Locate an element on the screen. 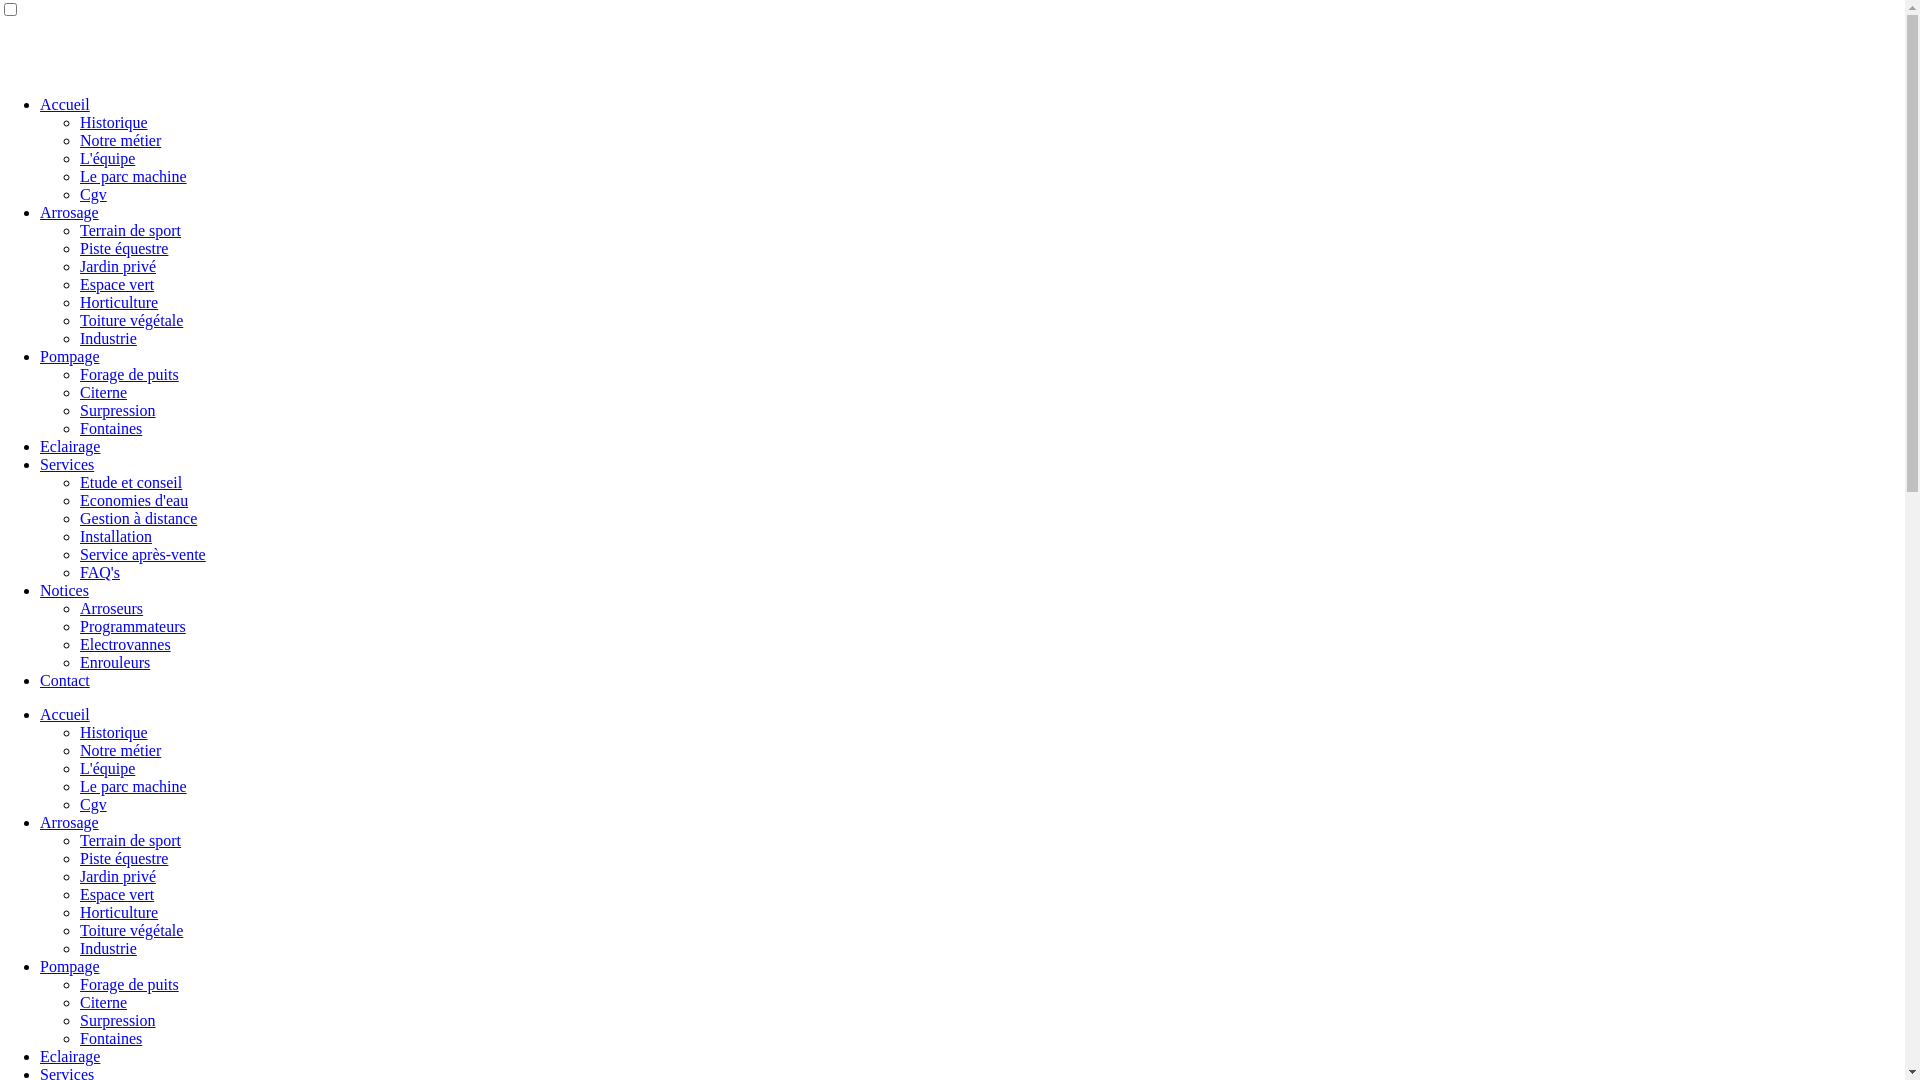 This screenshot has width=1920, height=1080. 'Eclairage' is located at coordinates (70, 1055).